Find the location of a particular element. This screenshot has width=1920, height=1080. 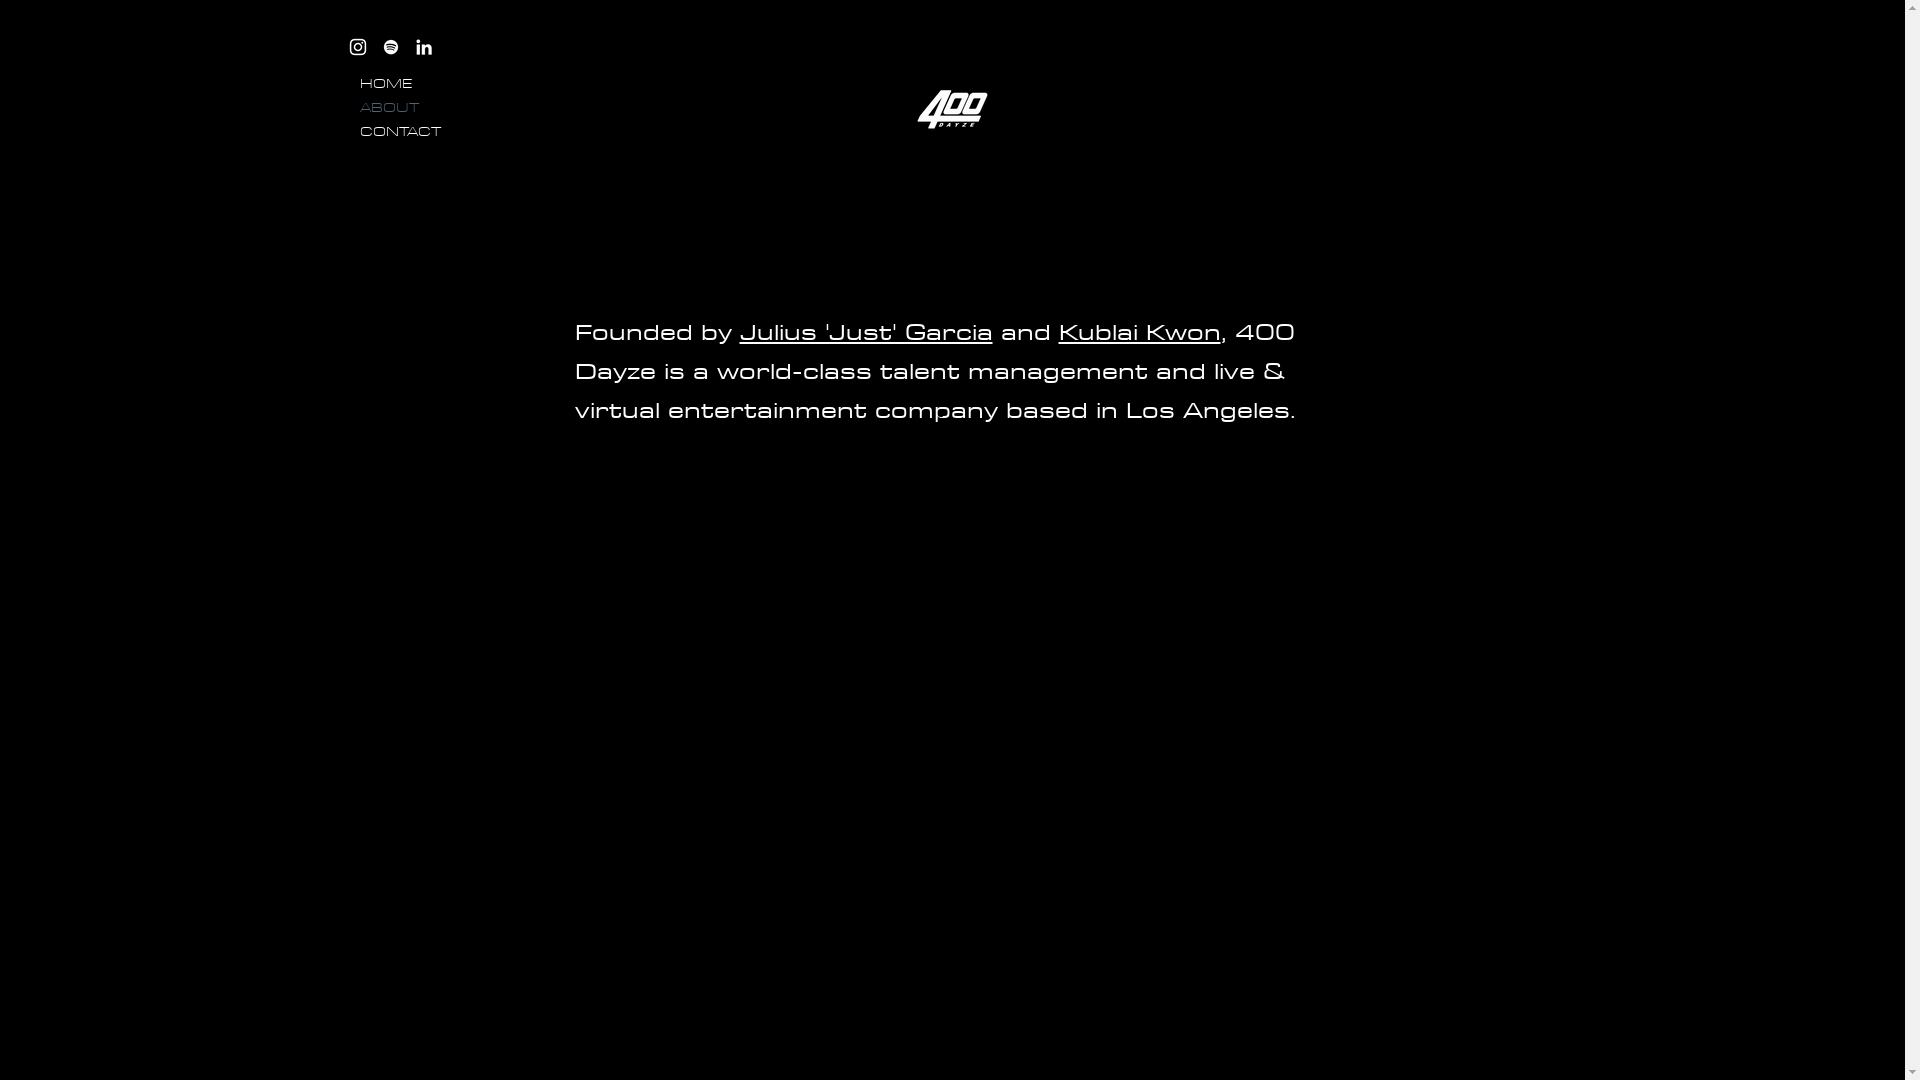

'HOME' is located at coordinates (402, 83).